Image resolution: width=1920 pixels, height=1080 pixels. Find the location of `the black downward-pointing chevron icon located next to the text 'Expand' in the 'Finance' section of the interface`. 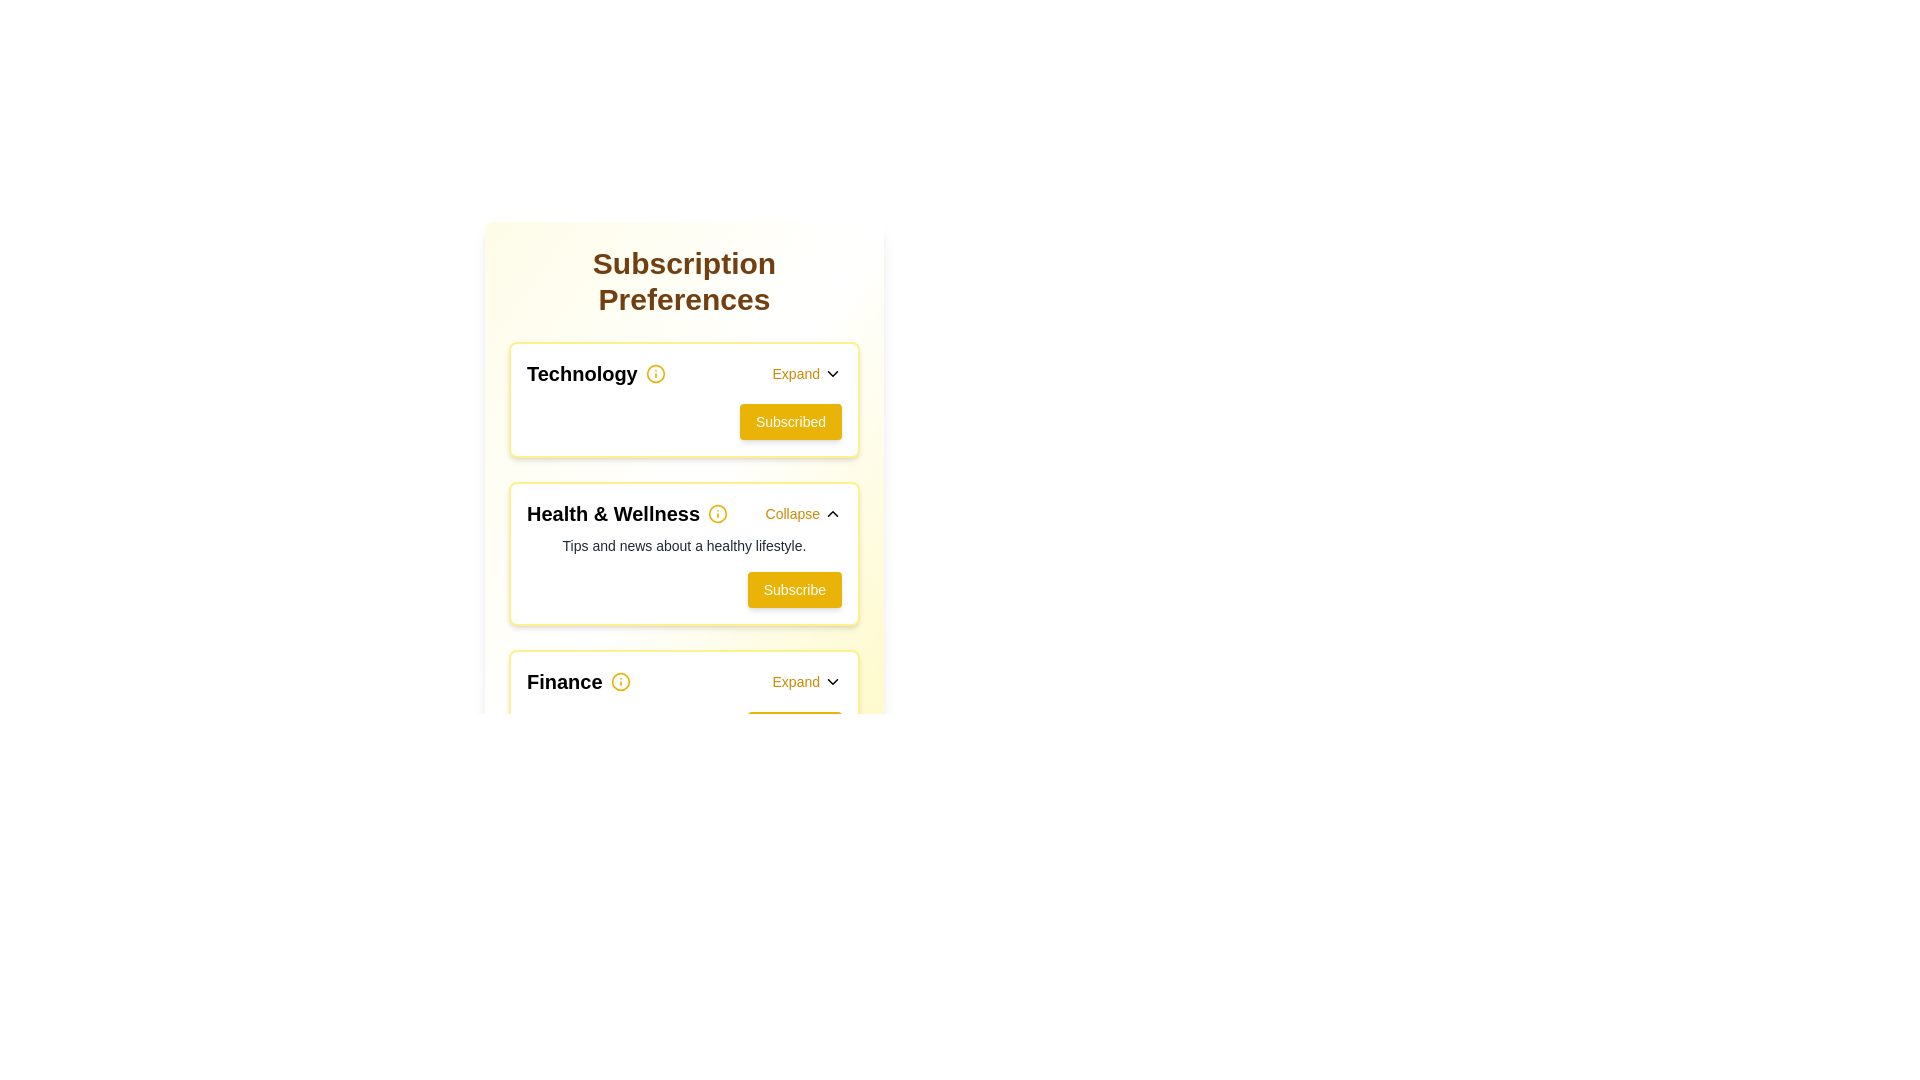

the black downward-pointing chevron icon located next to the text 'Expand' in the 'Finance' section of the interface is located at coordinates (833, 681).